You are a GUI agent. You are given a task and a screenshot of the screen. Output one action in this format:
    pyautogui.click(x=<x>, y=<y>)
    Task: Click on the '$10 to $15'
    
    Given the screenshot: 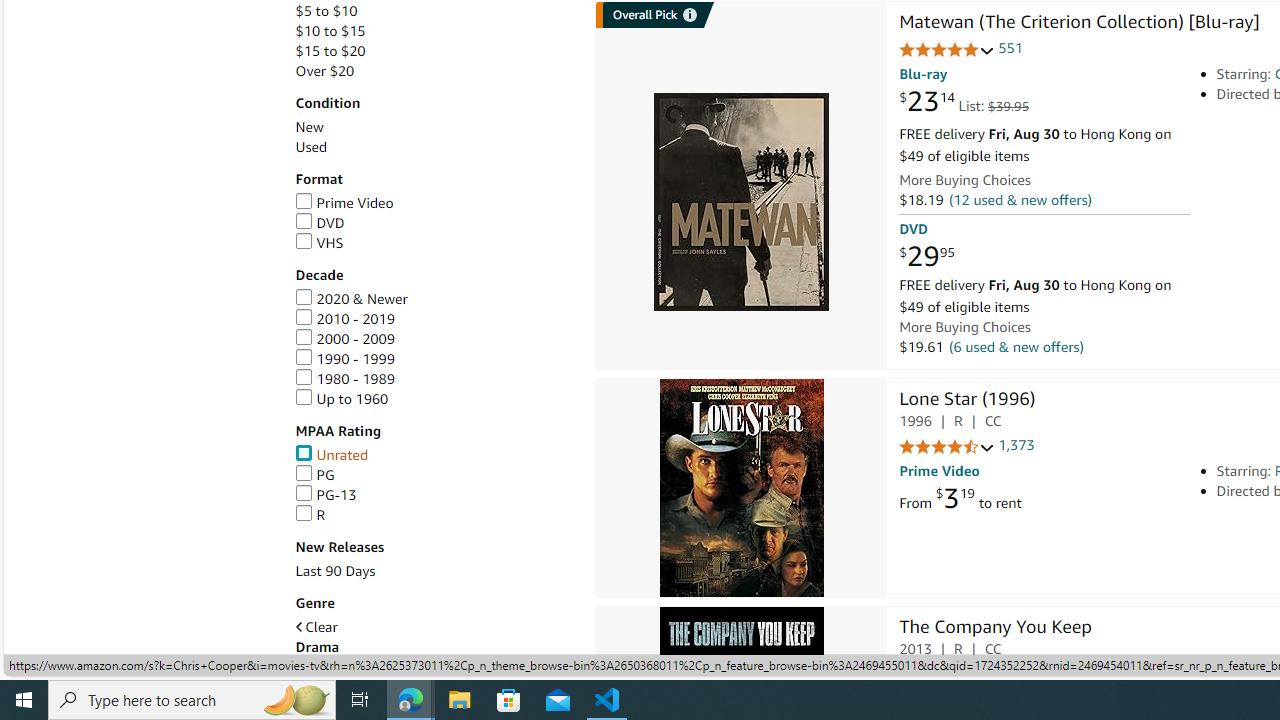 What is the action you would take?
    pyautogui.click(x=330, y=31)
    